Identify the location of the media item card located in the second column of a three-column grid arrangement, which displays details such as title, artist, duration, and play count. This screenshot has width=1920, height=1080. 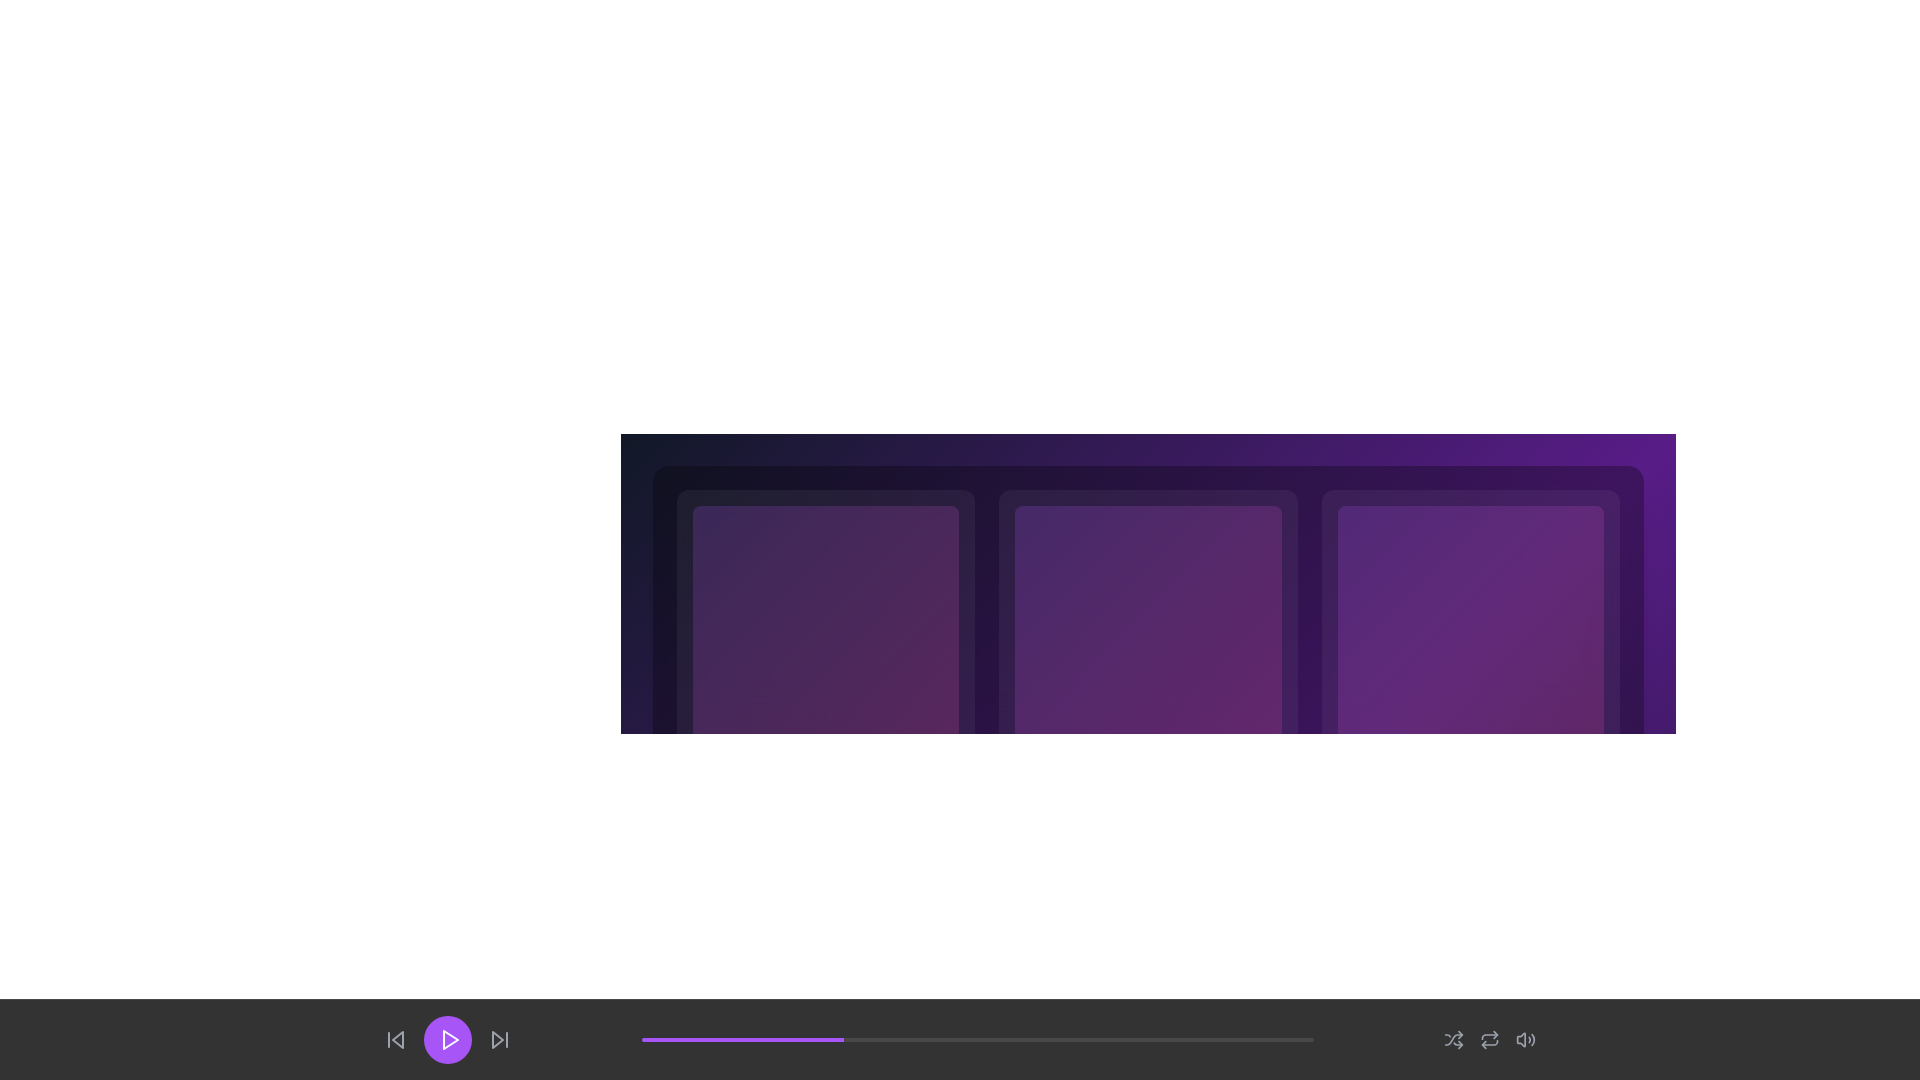
(1148, 692).